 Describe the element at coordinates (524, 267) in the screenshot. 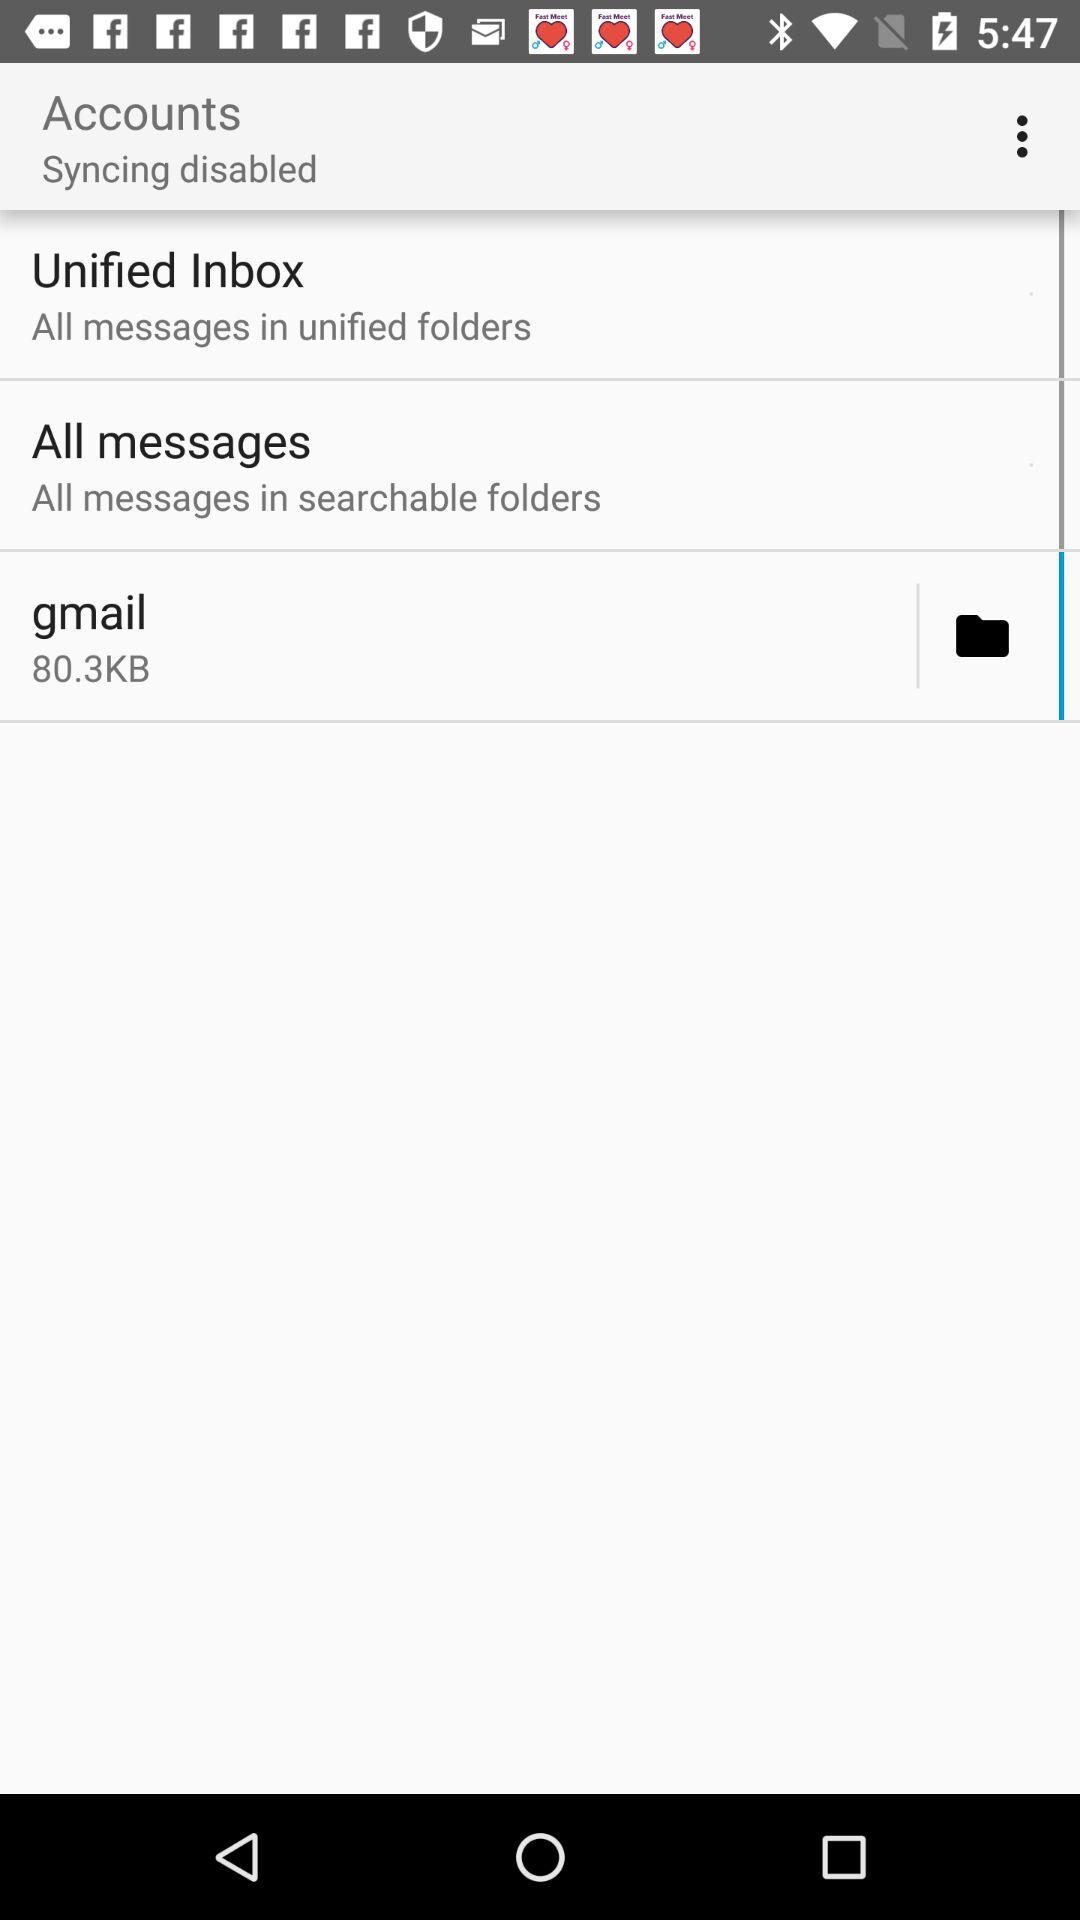

I see `the unified inbox item` at that location.